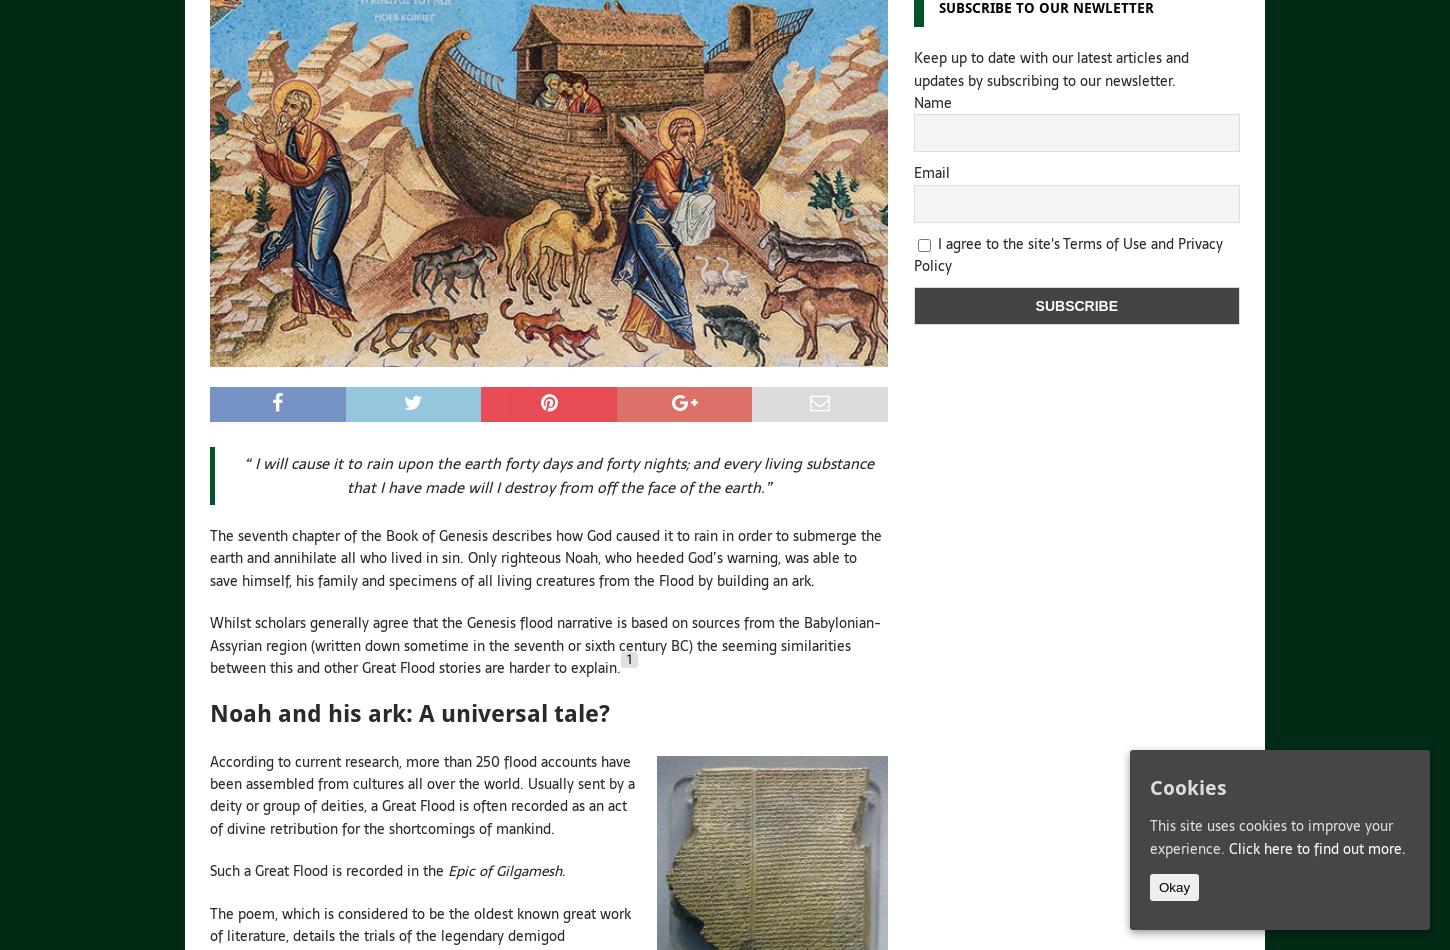 This screenshot has height=950, width=1450. I want to click on 'Okay', so click(1173, 886).